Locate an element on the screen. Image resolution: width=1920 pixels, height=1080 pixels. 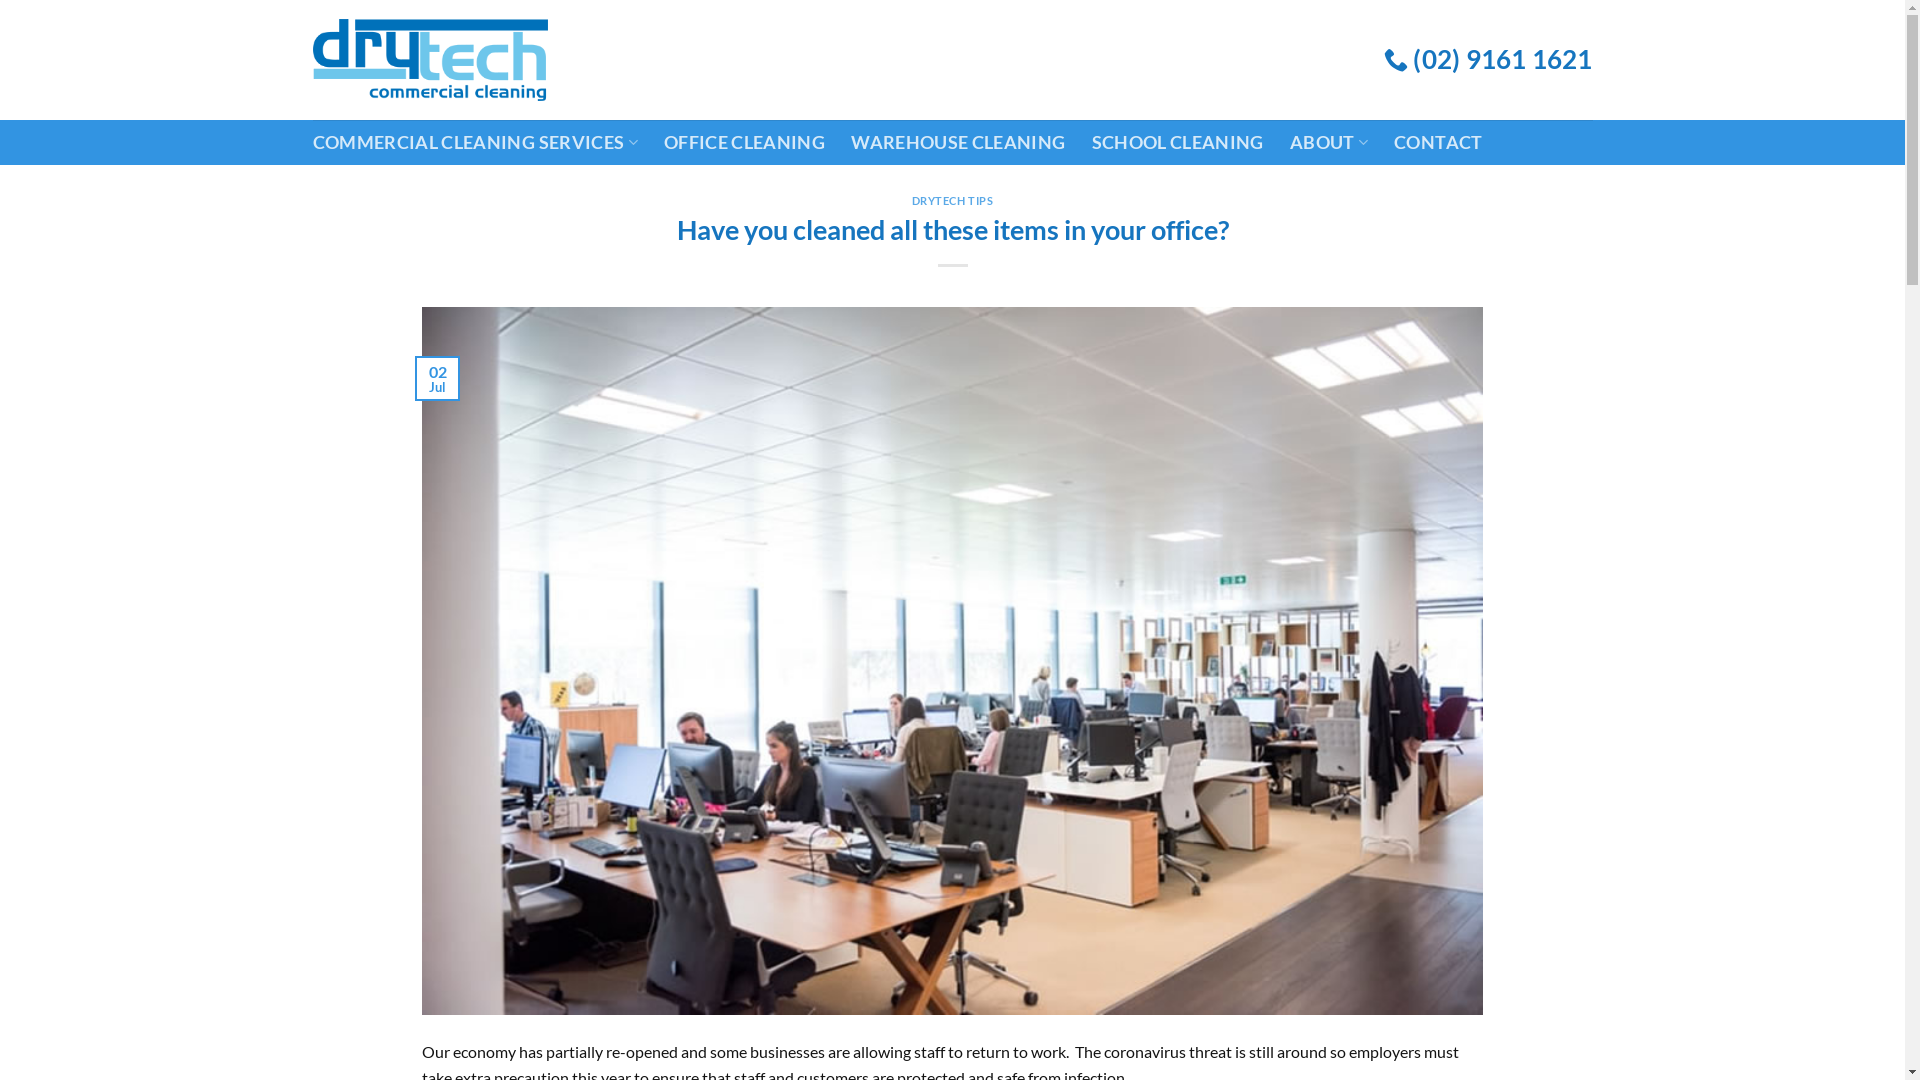
'(02) 9161 1621' is located at coordinates (1382, 59).